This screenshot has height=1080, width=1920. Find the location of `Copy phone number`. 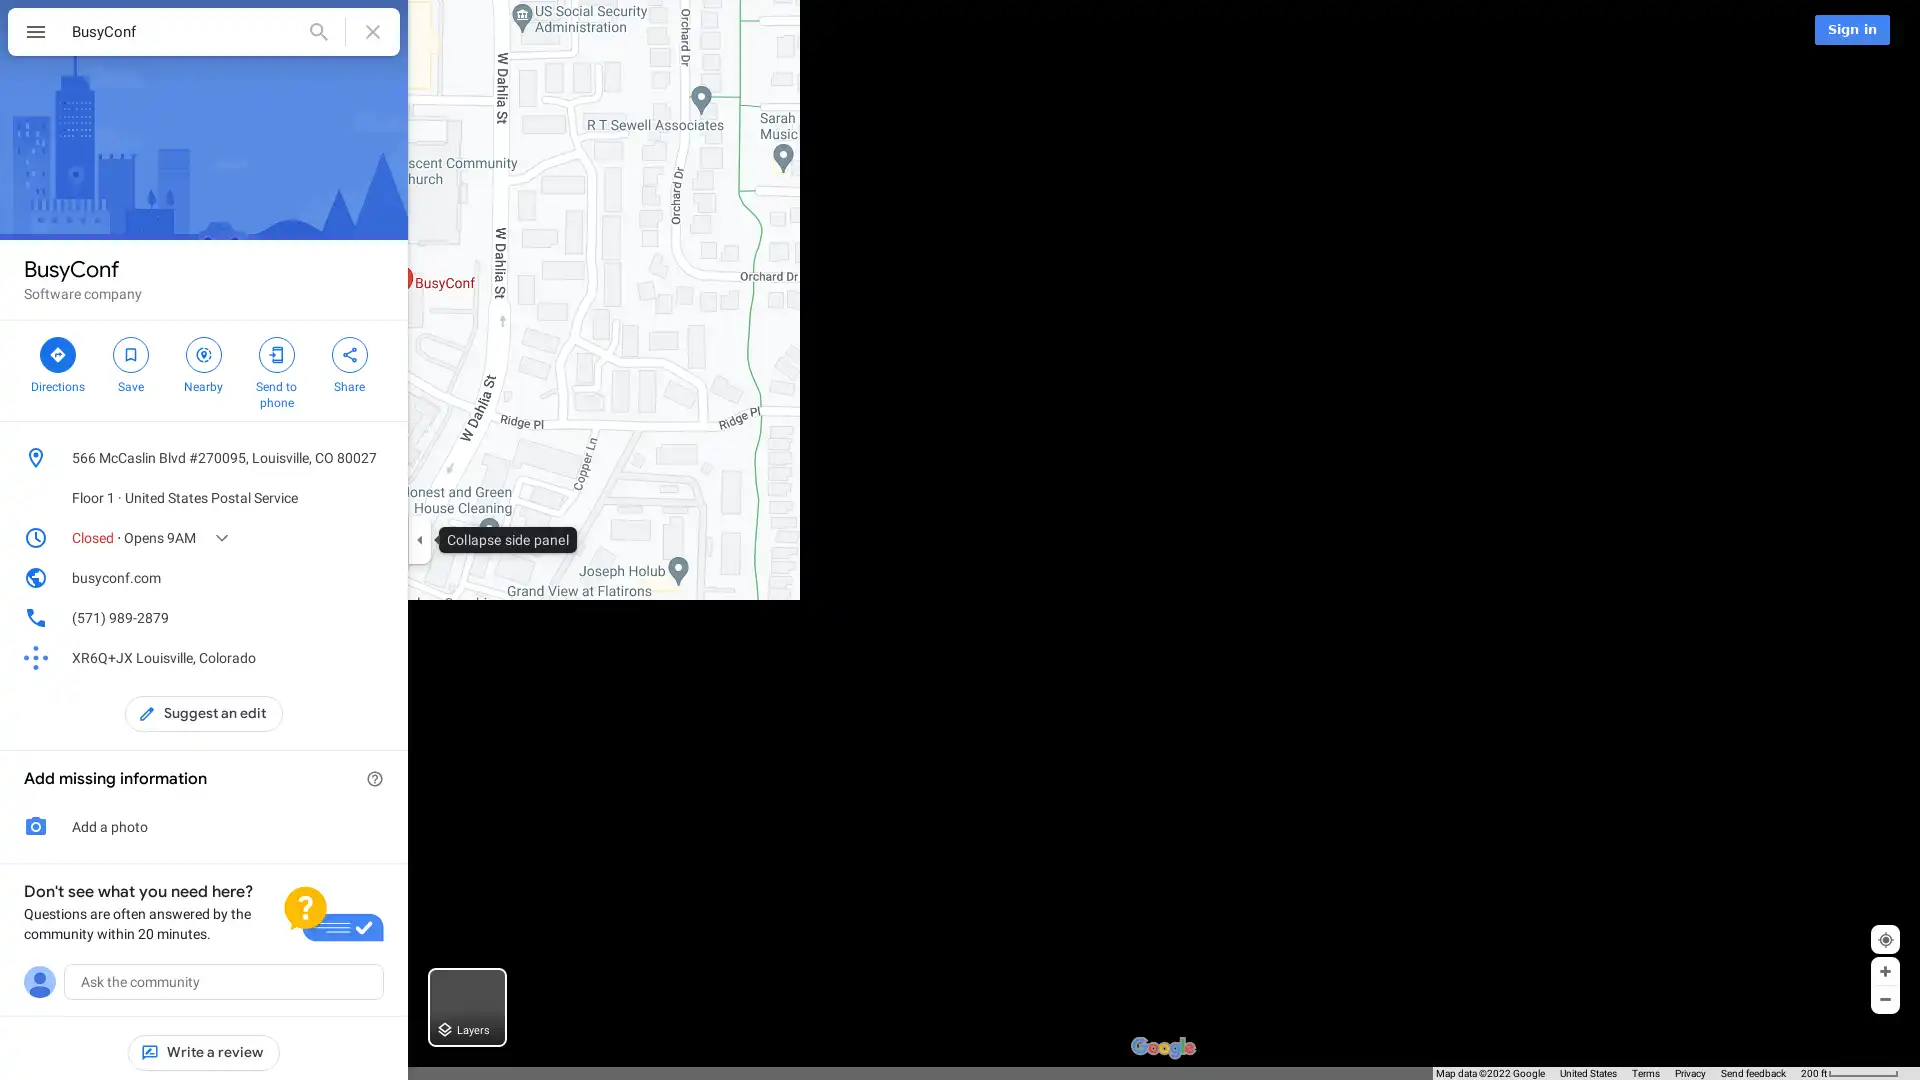

Copy phone number is located at coordinates (344, 616).